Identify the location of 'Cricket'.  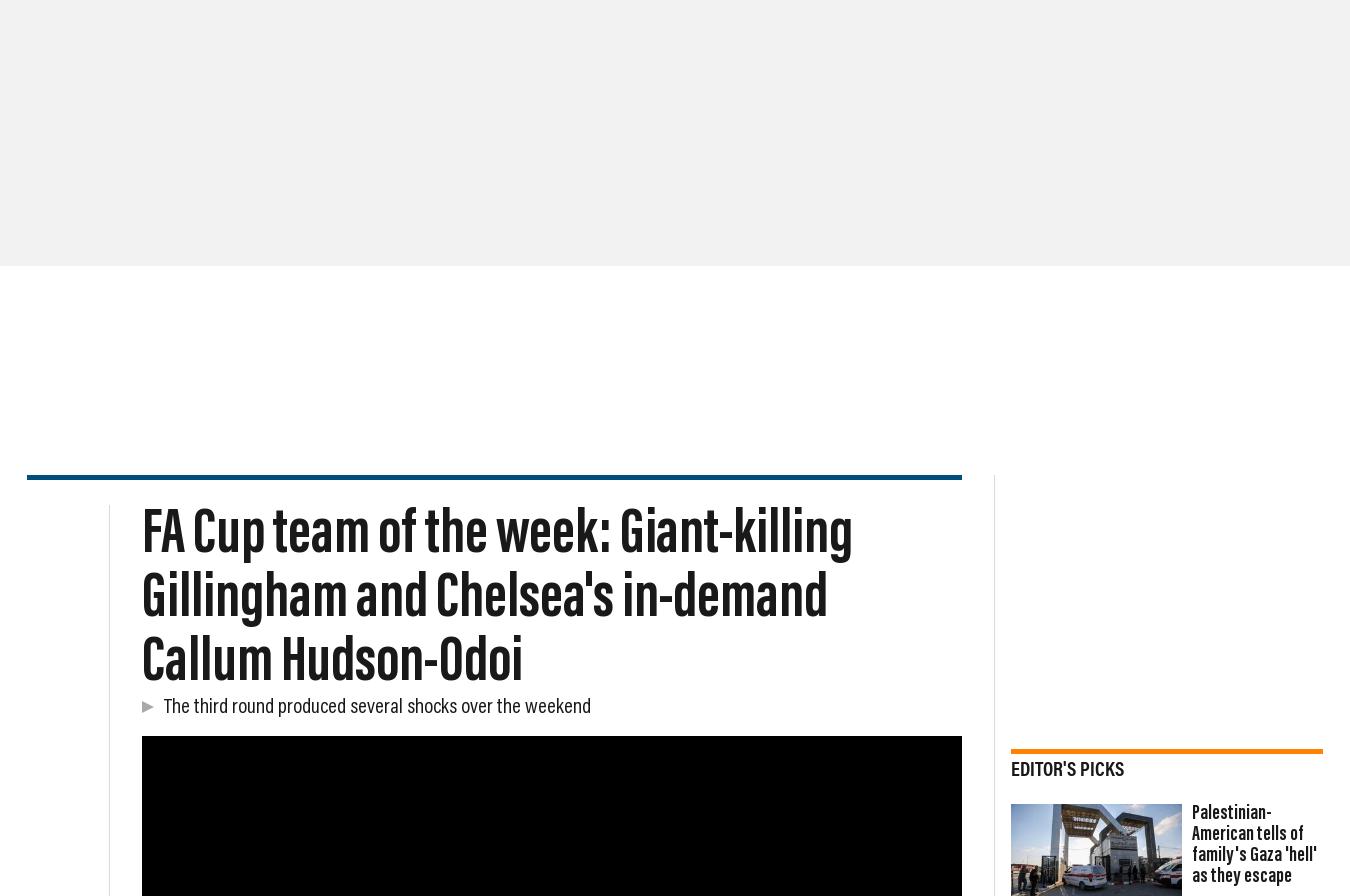
(160, 179).